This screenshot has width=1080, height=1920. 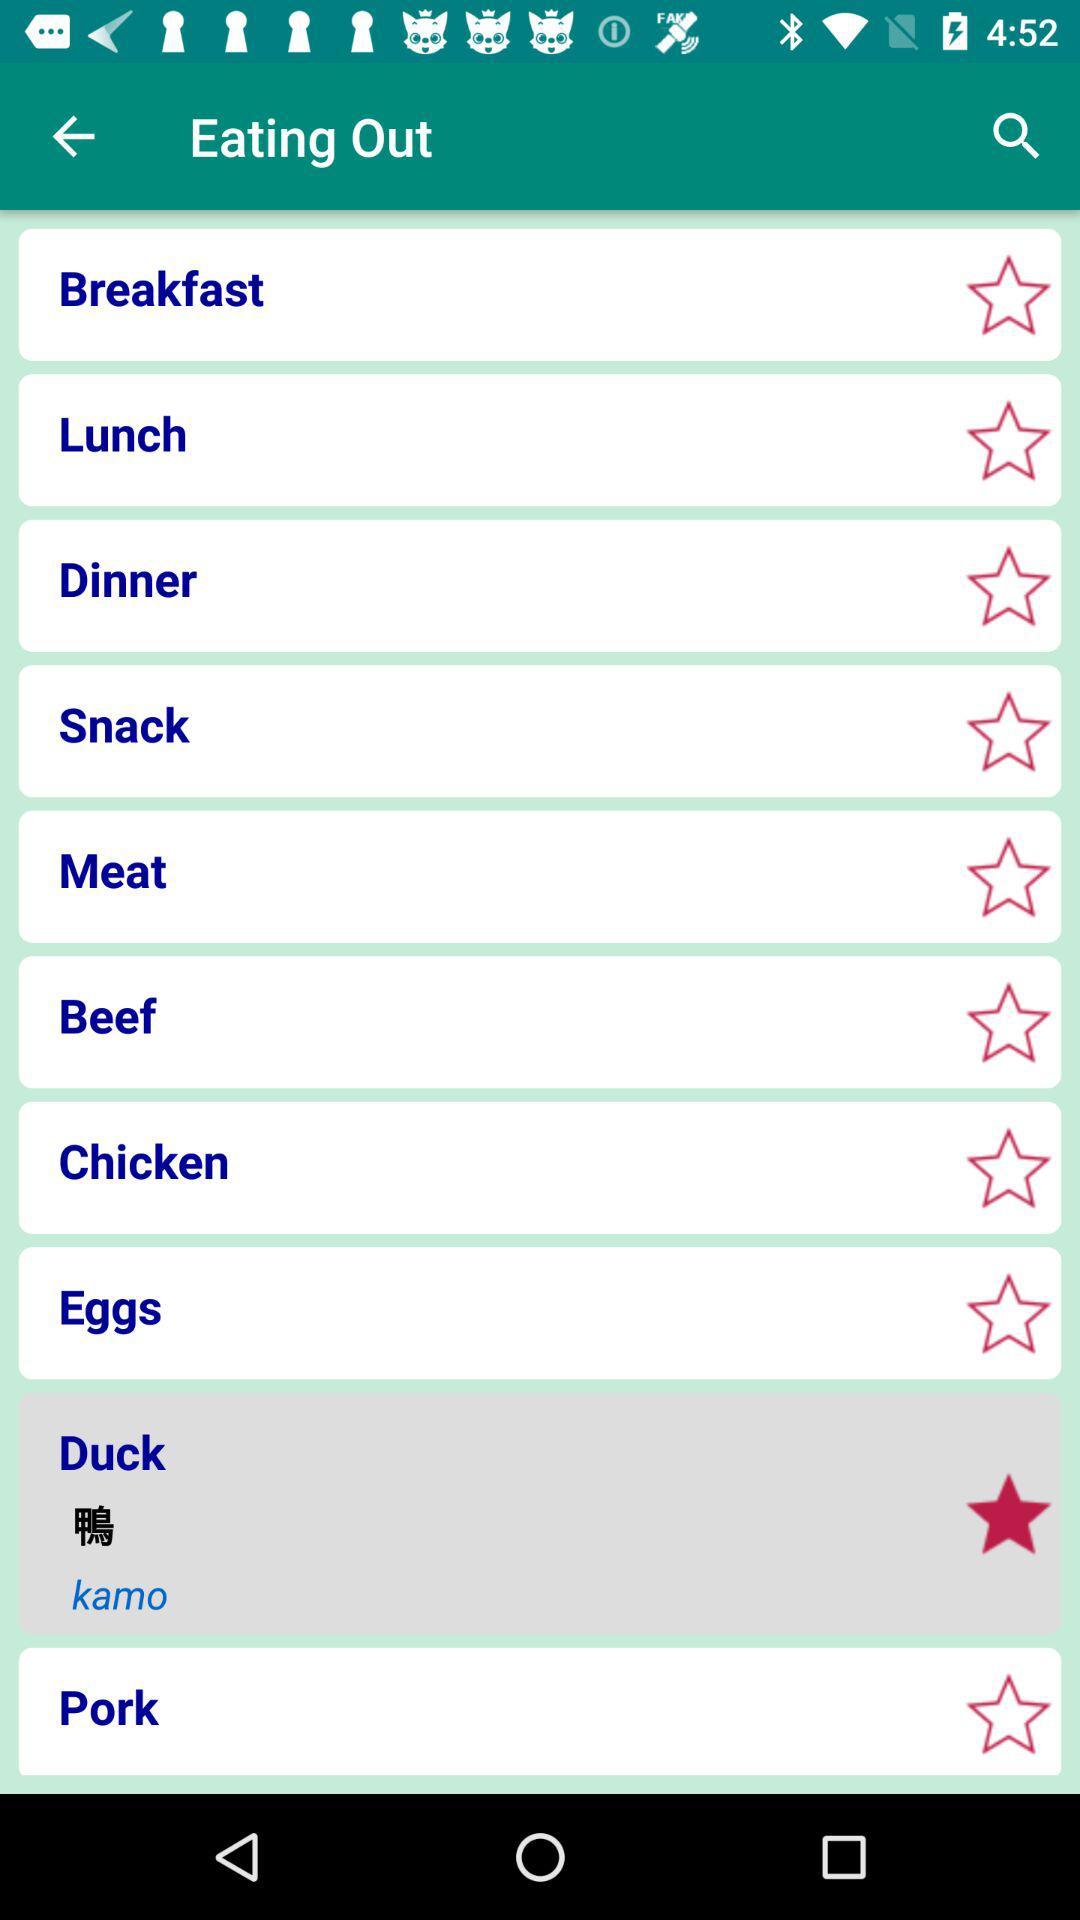 I want to click on click the red star, so click(x=1008, y=1167).